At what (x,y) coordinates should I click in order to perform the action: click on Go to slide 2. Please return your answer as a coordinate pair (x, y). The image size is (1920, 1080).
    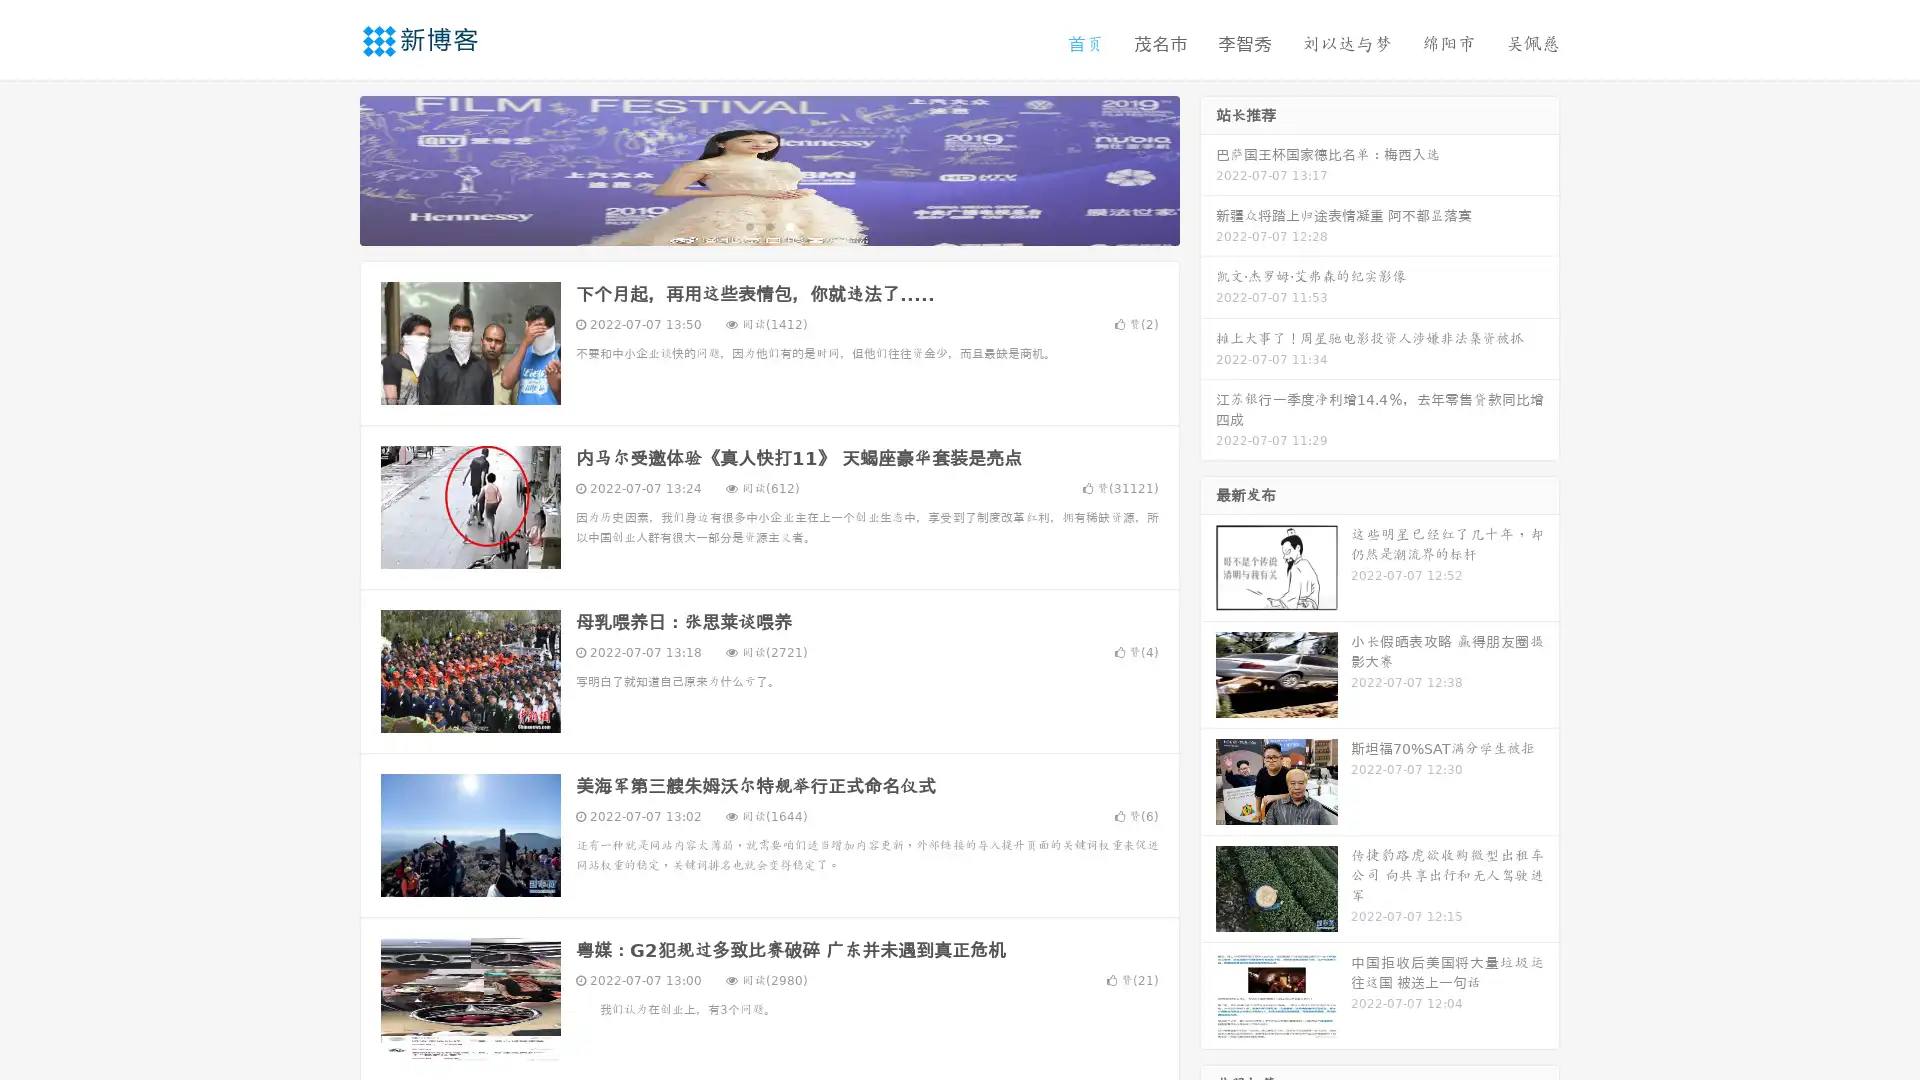
    Looking at the image, I should click on (768, 225).